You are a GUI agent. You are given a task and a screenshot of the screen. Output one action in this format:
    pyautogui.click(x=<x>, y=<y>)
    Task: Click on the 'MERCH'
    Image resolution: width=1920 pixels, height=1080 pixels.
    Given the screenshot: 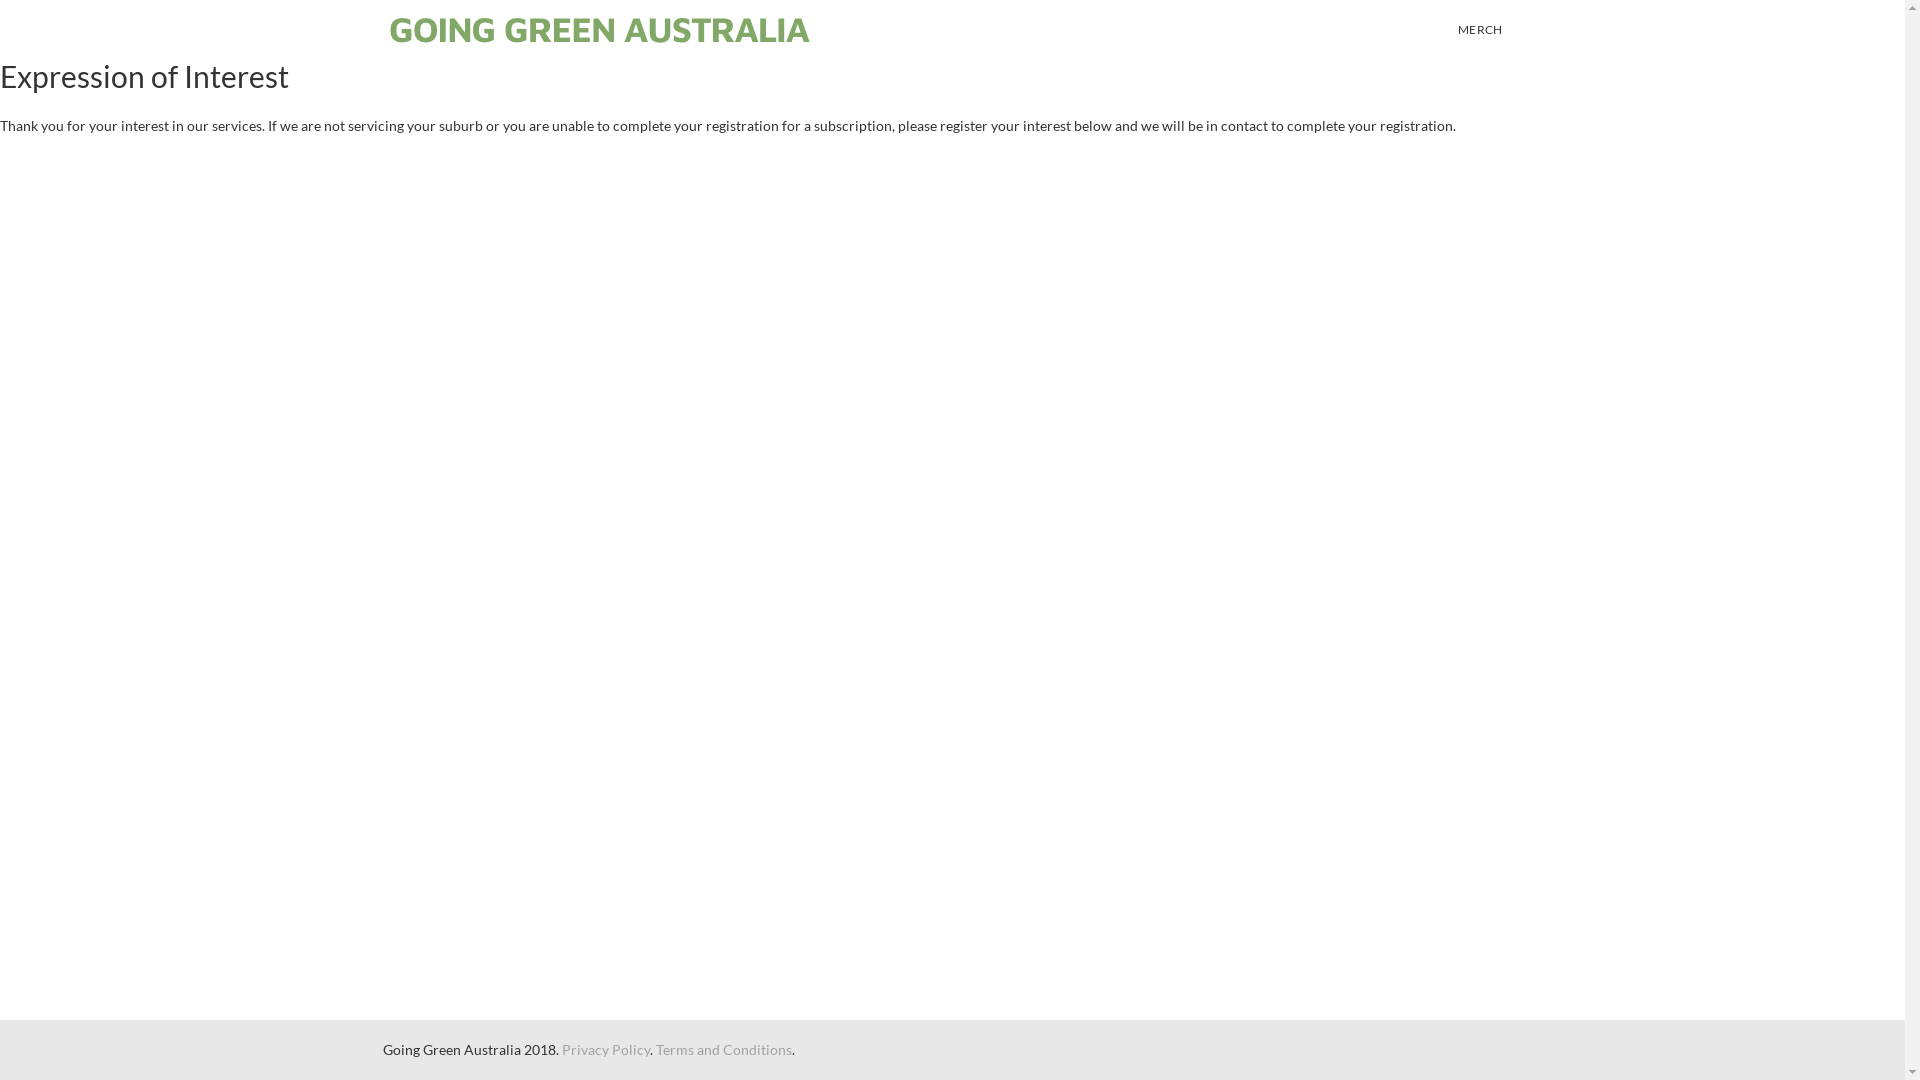 What is the action you would take?
    pyautogui.click(x=1480, y=30)
    